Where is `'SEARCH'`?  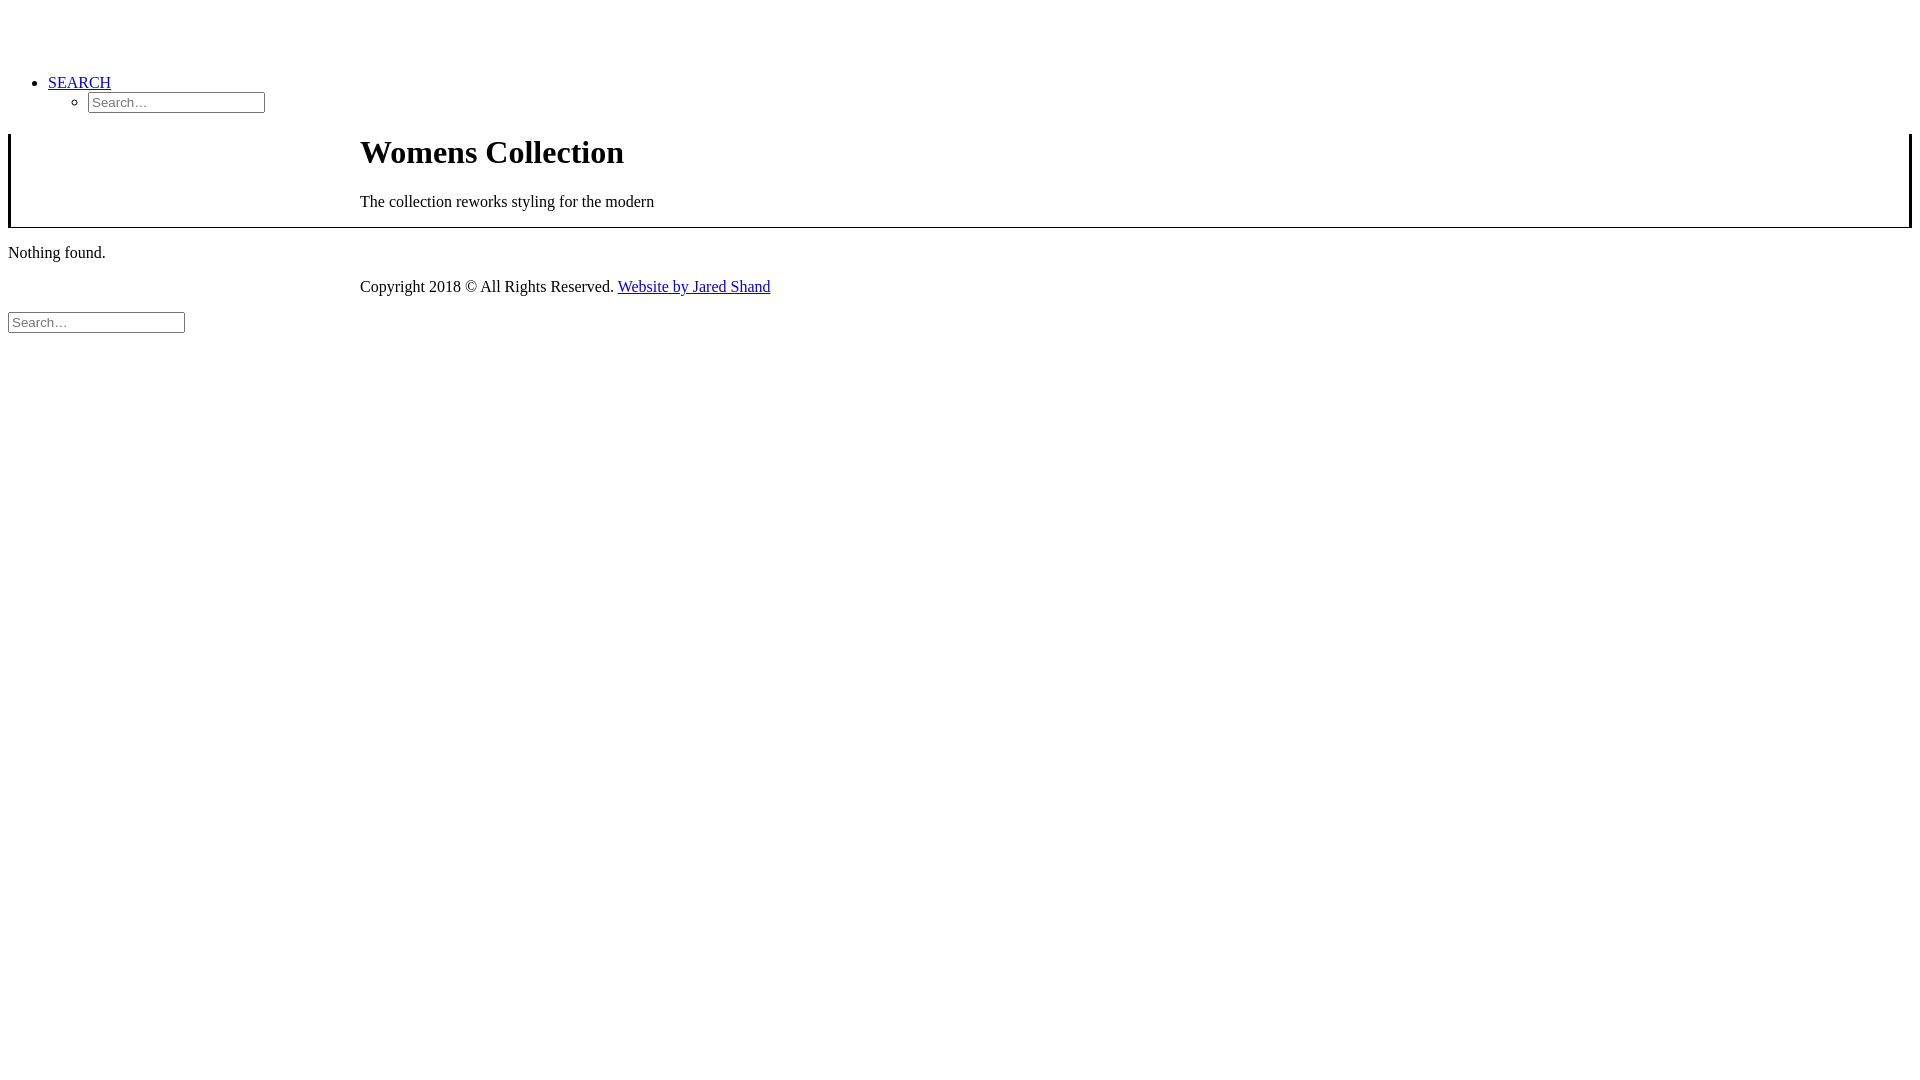 'SEARCH' is located at coordinates (79, 81).